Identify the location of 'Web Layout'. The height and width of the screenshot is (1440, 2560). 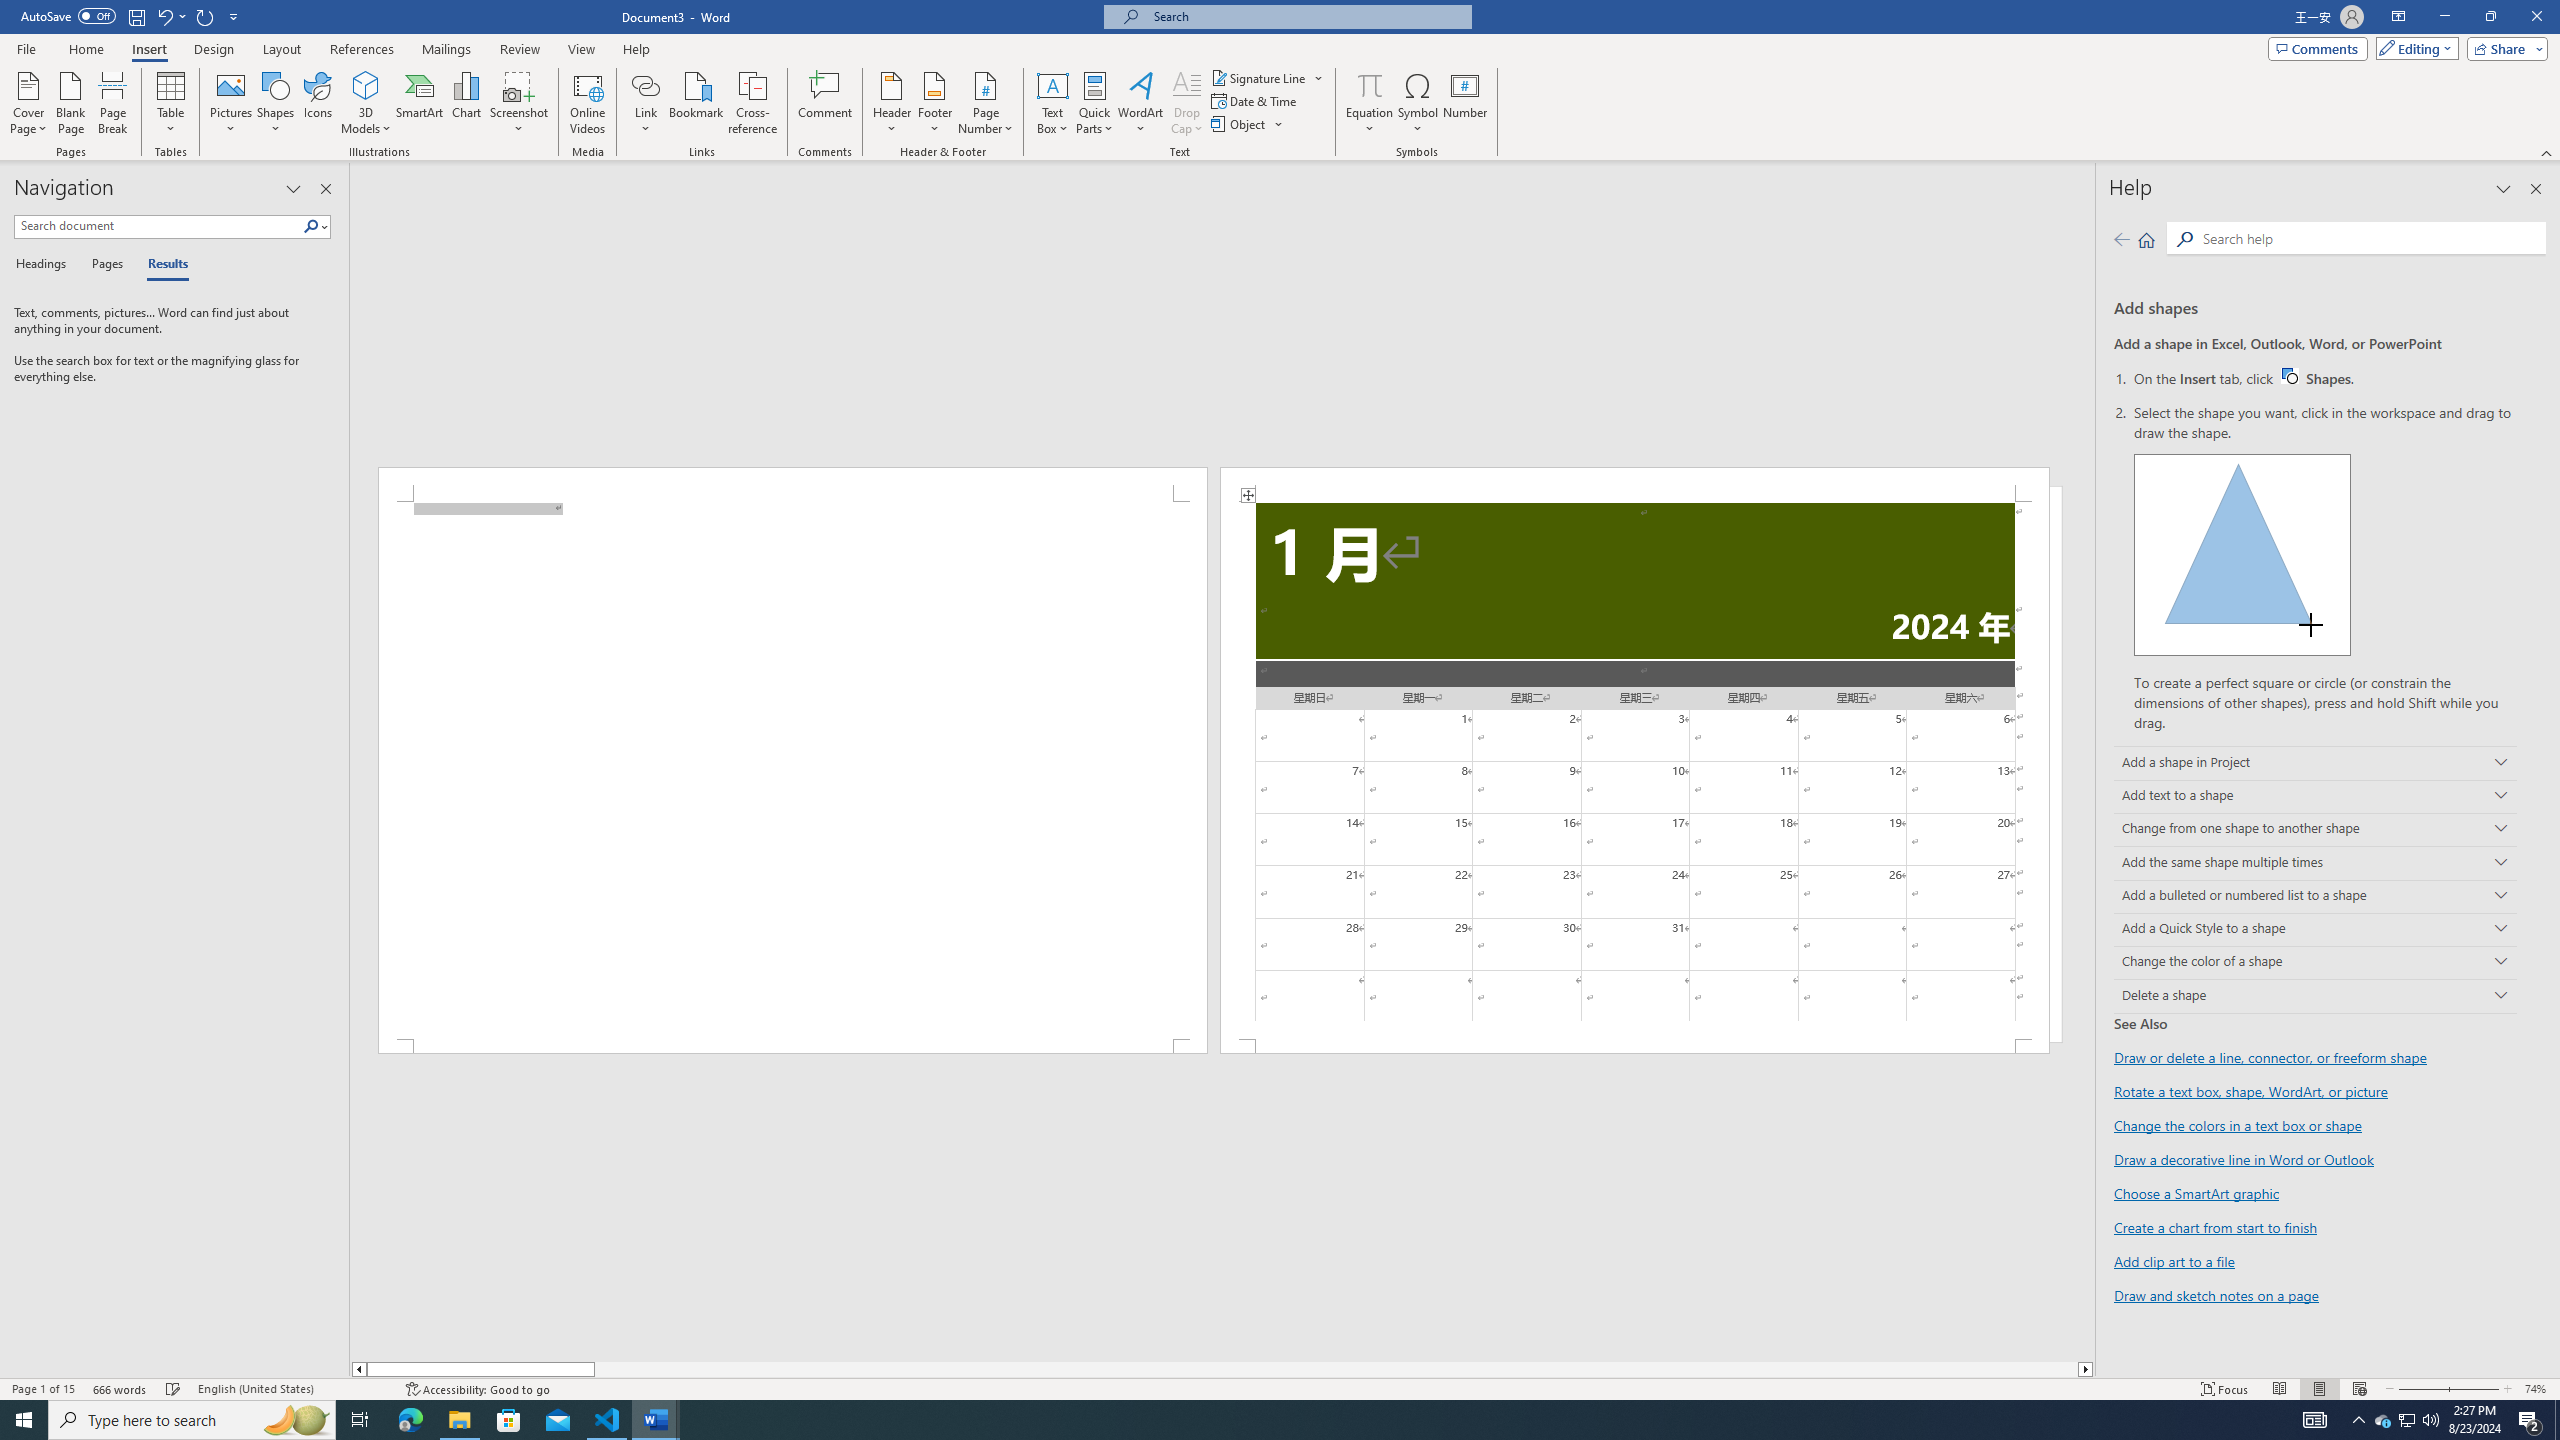
(2360, 1389).